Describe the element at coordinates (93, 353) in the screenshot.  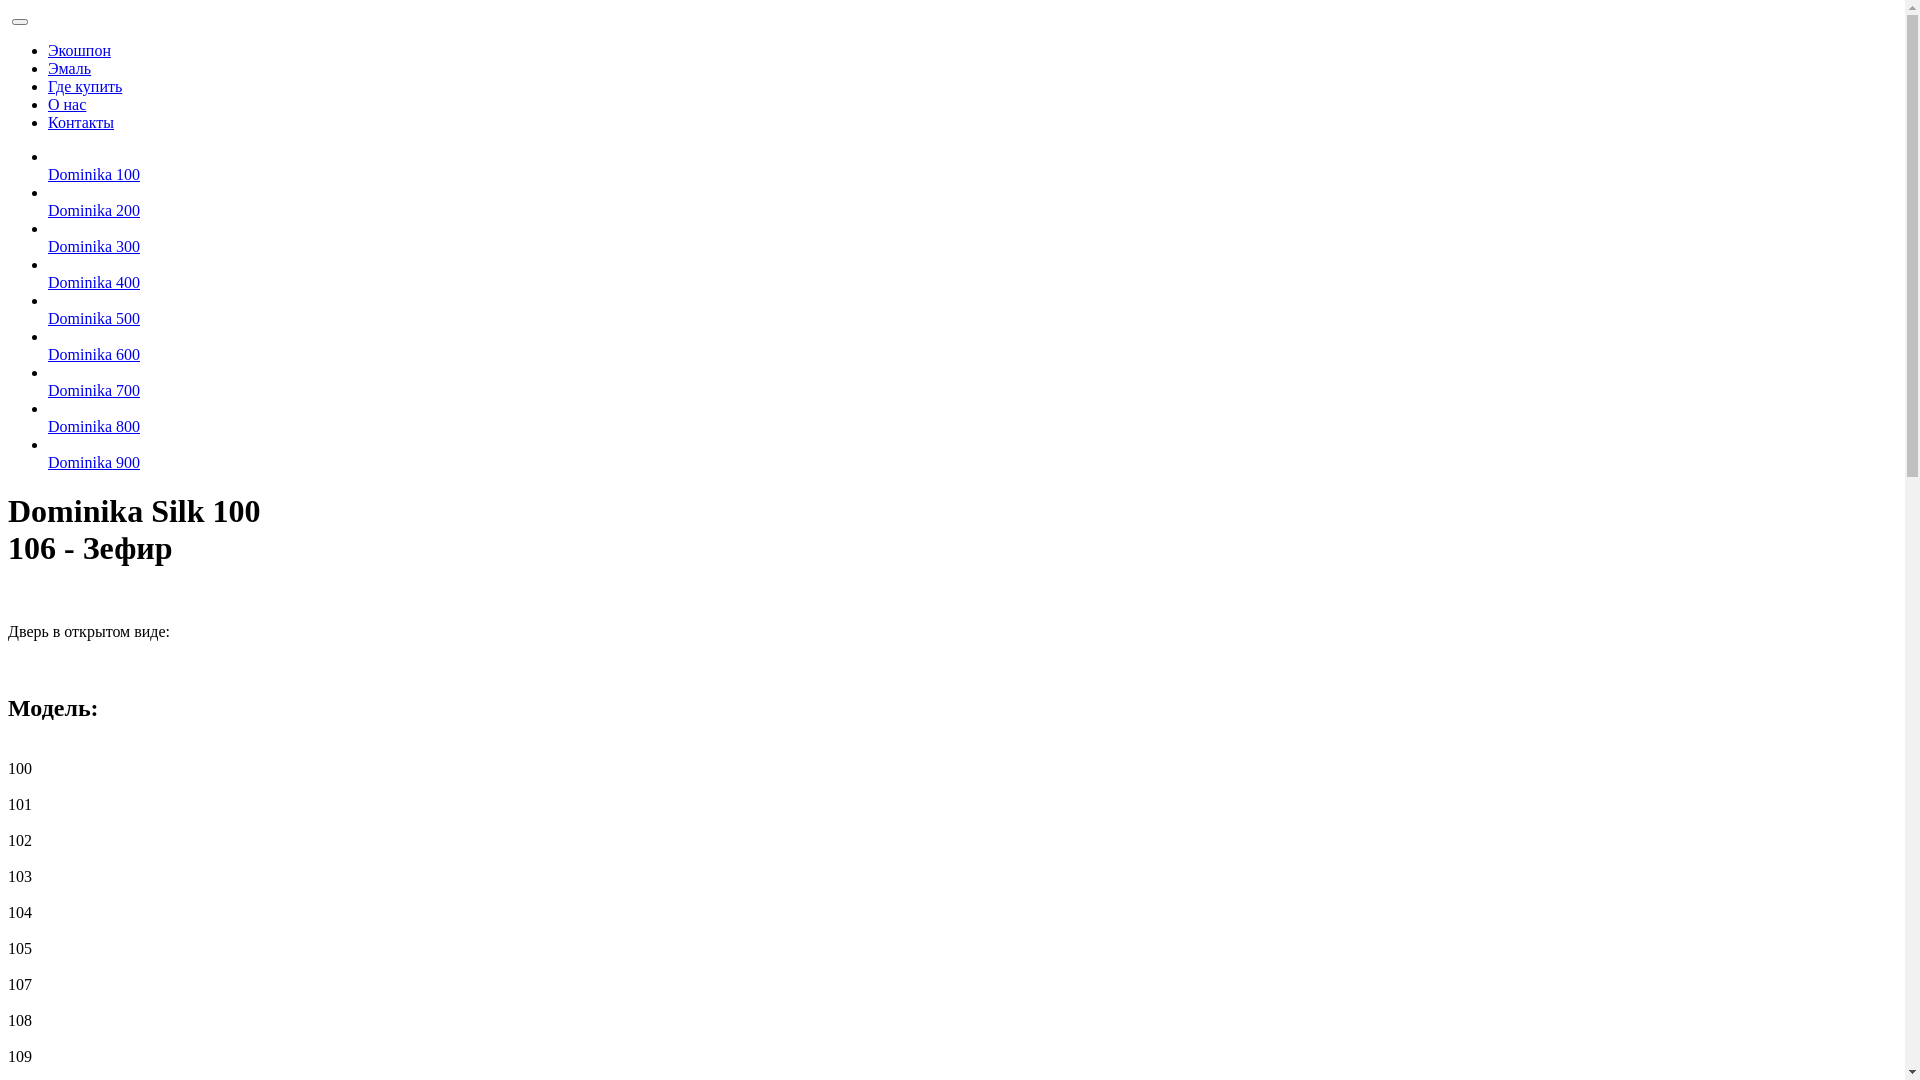
I see `'Dominika 600'` at that location.